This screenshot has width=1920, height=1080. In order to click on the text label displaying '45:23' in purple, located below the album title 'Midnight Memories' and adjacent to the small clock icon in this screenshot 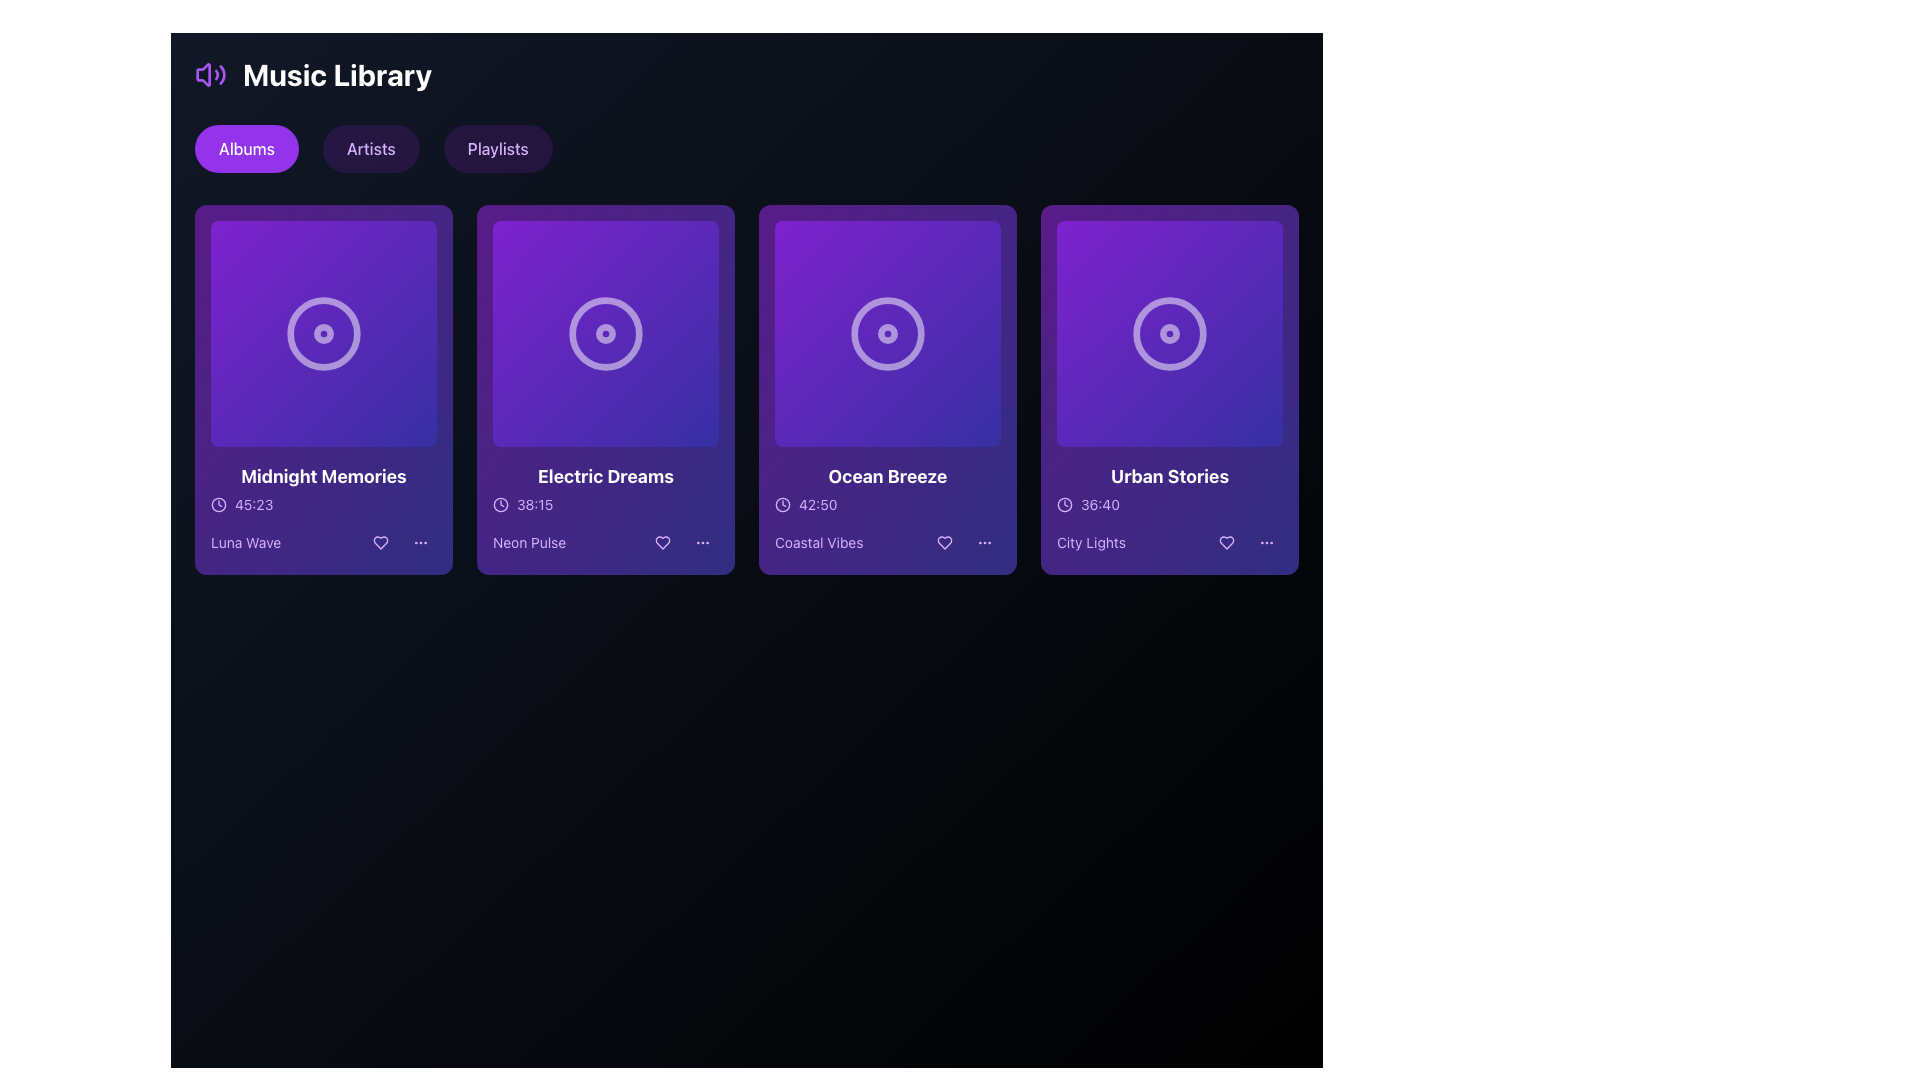, I will do `click(253, 504)`.